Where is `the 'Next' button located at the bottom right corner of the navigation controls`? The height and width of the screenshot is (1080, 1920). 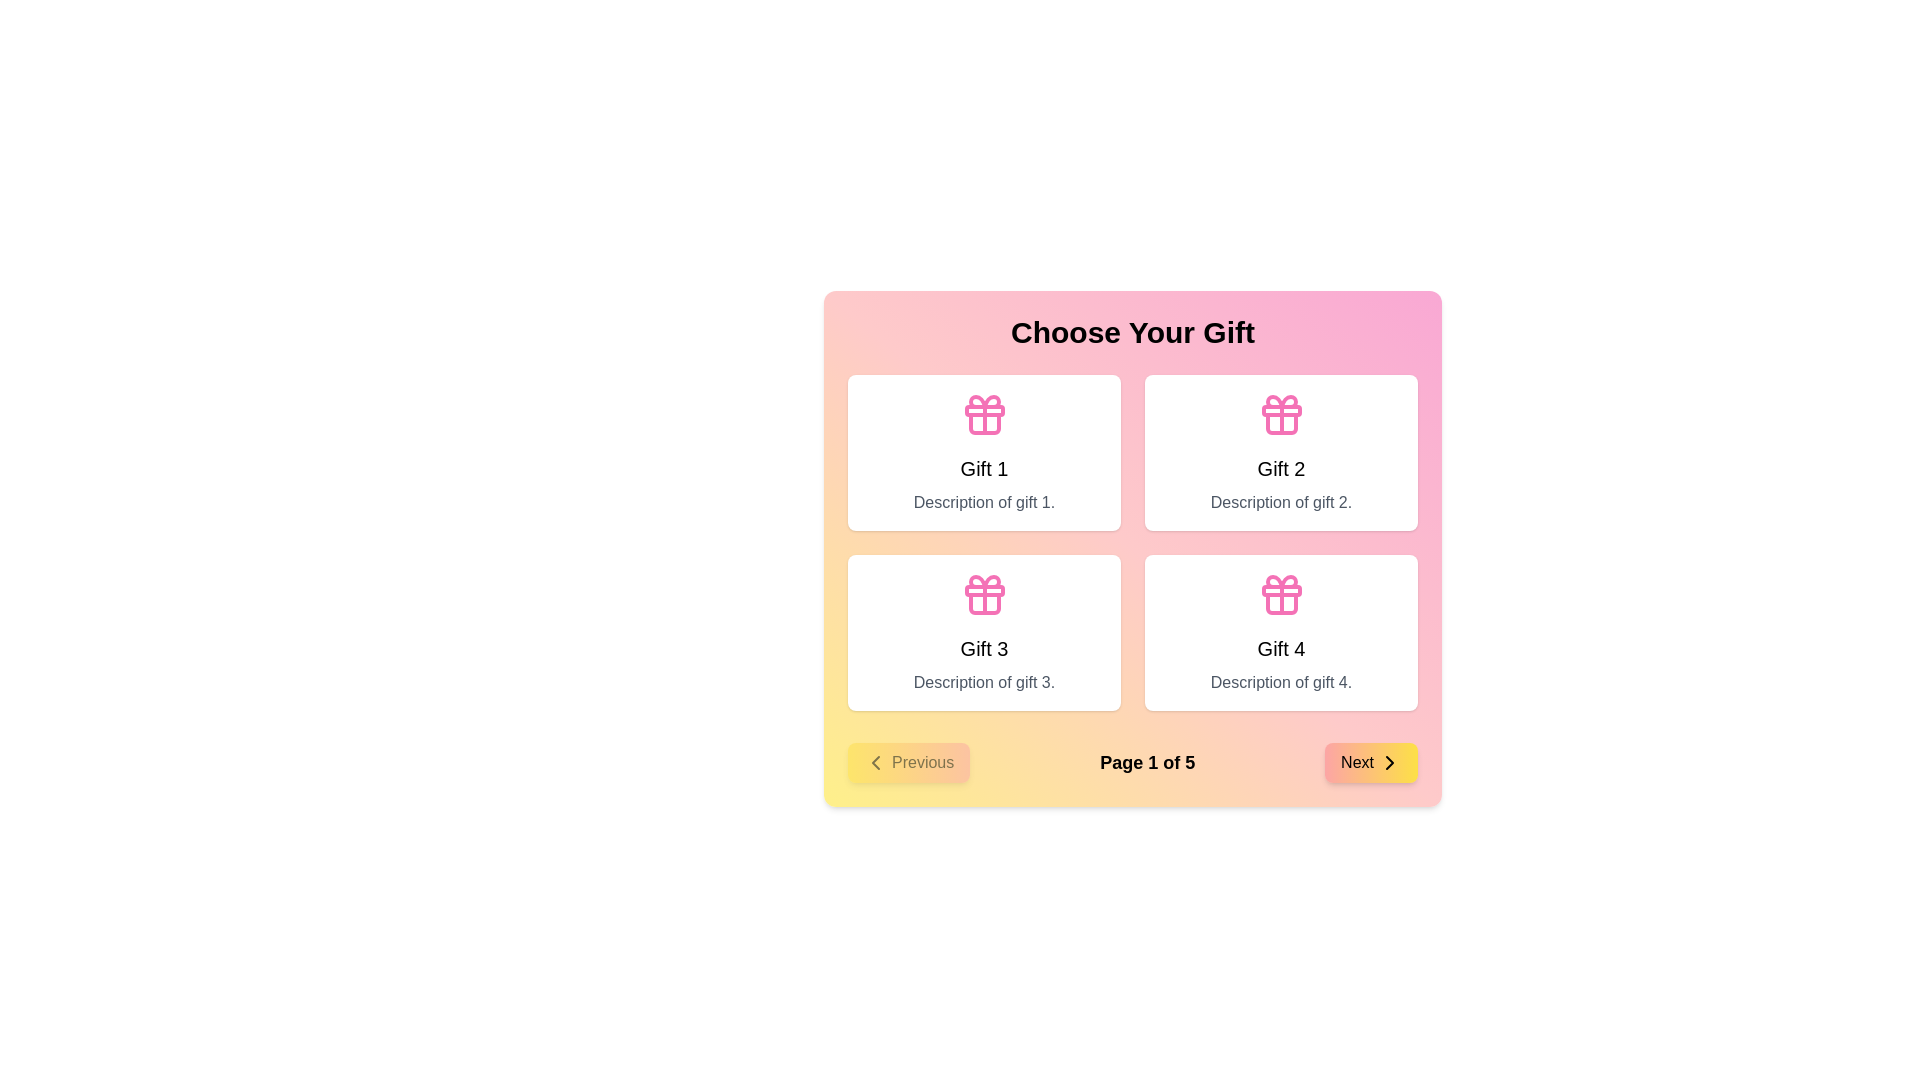
the 'Next' button located at the bottom right corner of the navigation controls is located at coordinates (1370, 763).